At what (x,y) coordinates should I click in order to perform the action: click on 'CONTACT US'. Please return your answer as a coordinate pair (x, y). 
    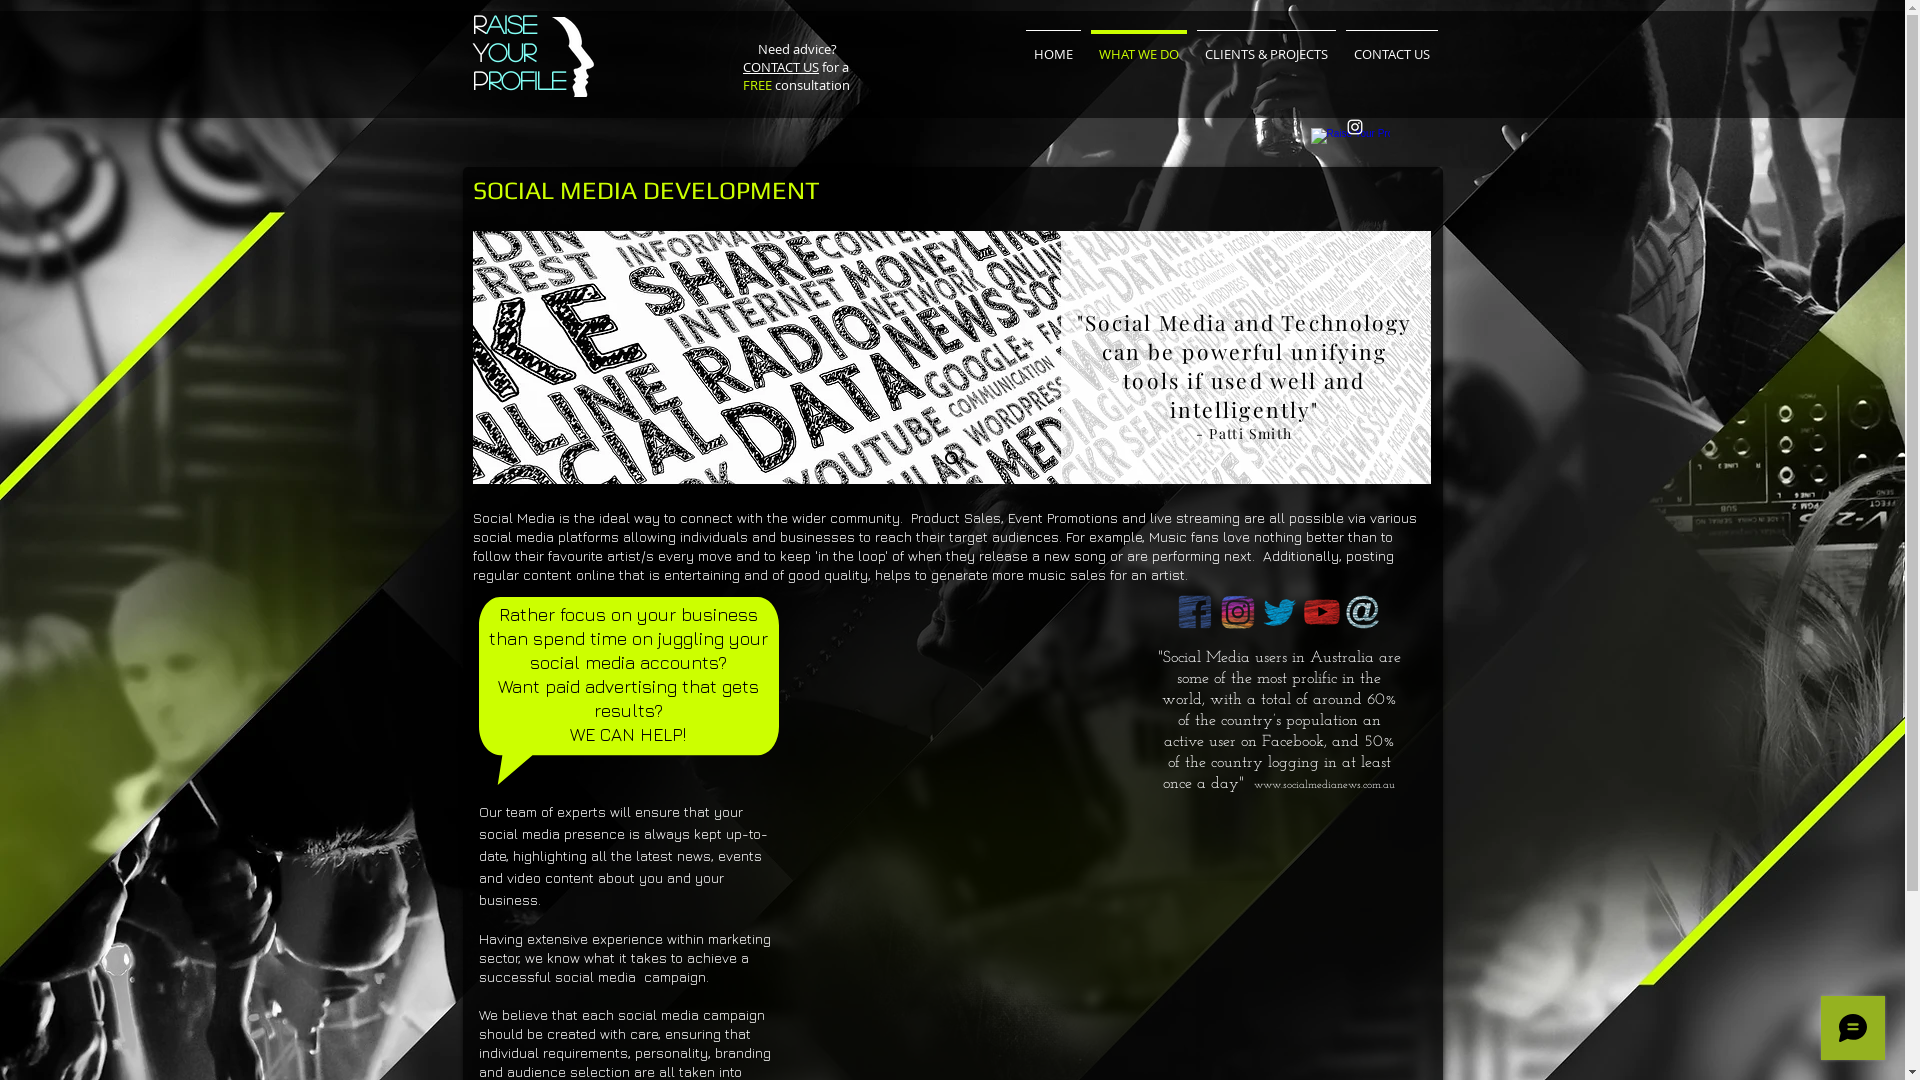
    Looking at the image, I should click on (1390, 45).